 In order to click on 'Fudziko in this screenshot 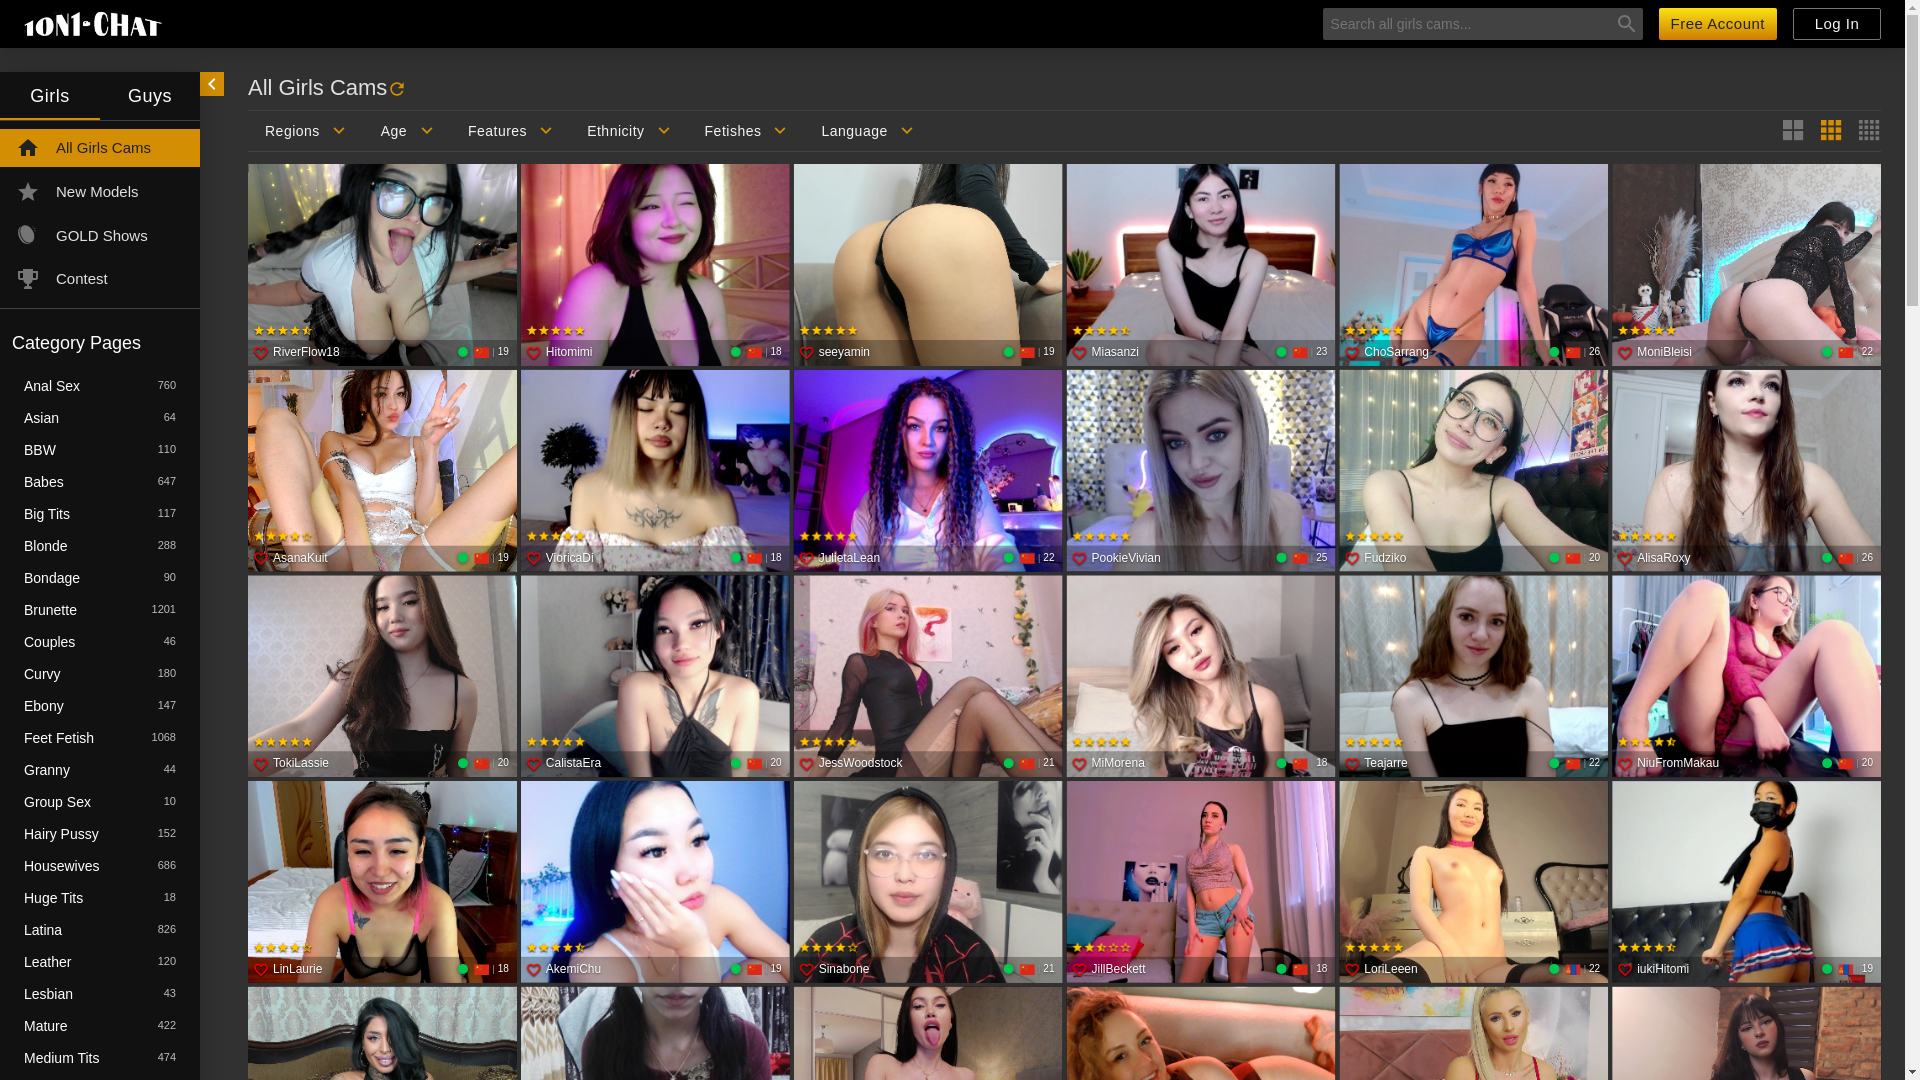, I will do `click(1473, 472)`.